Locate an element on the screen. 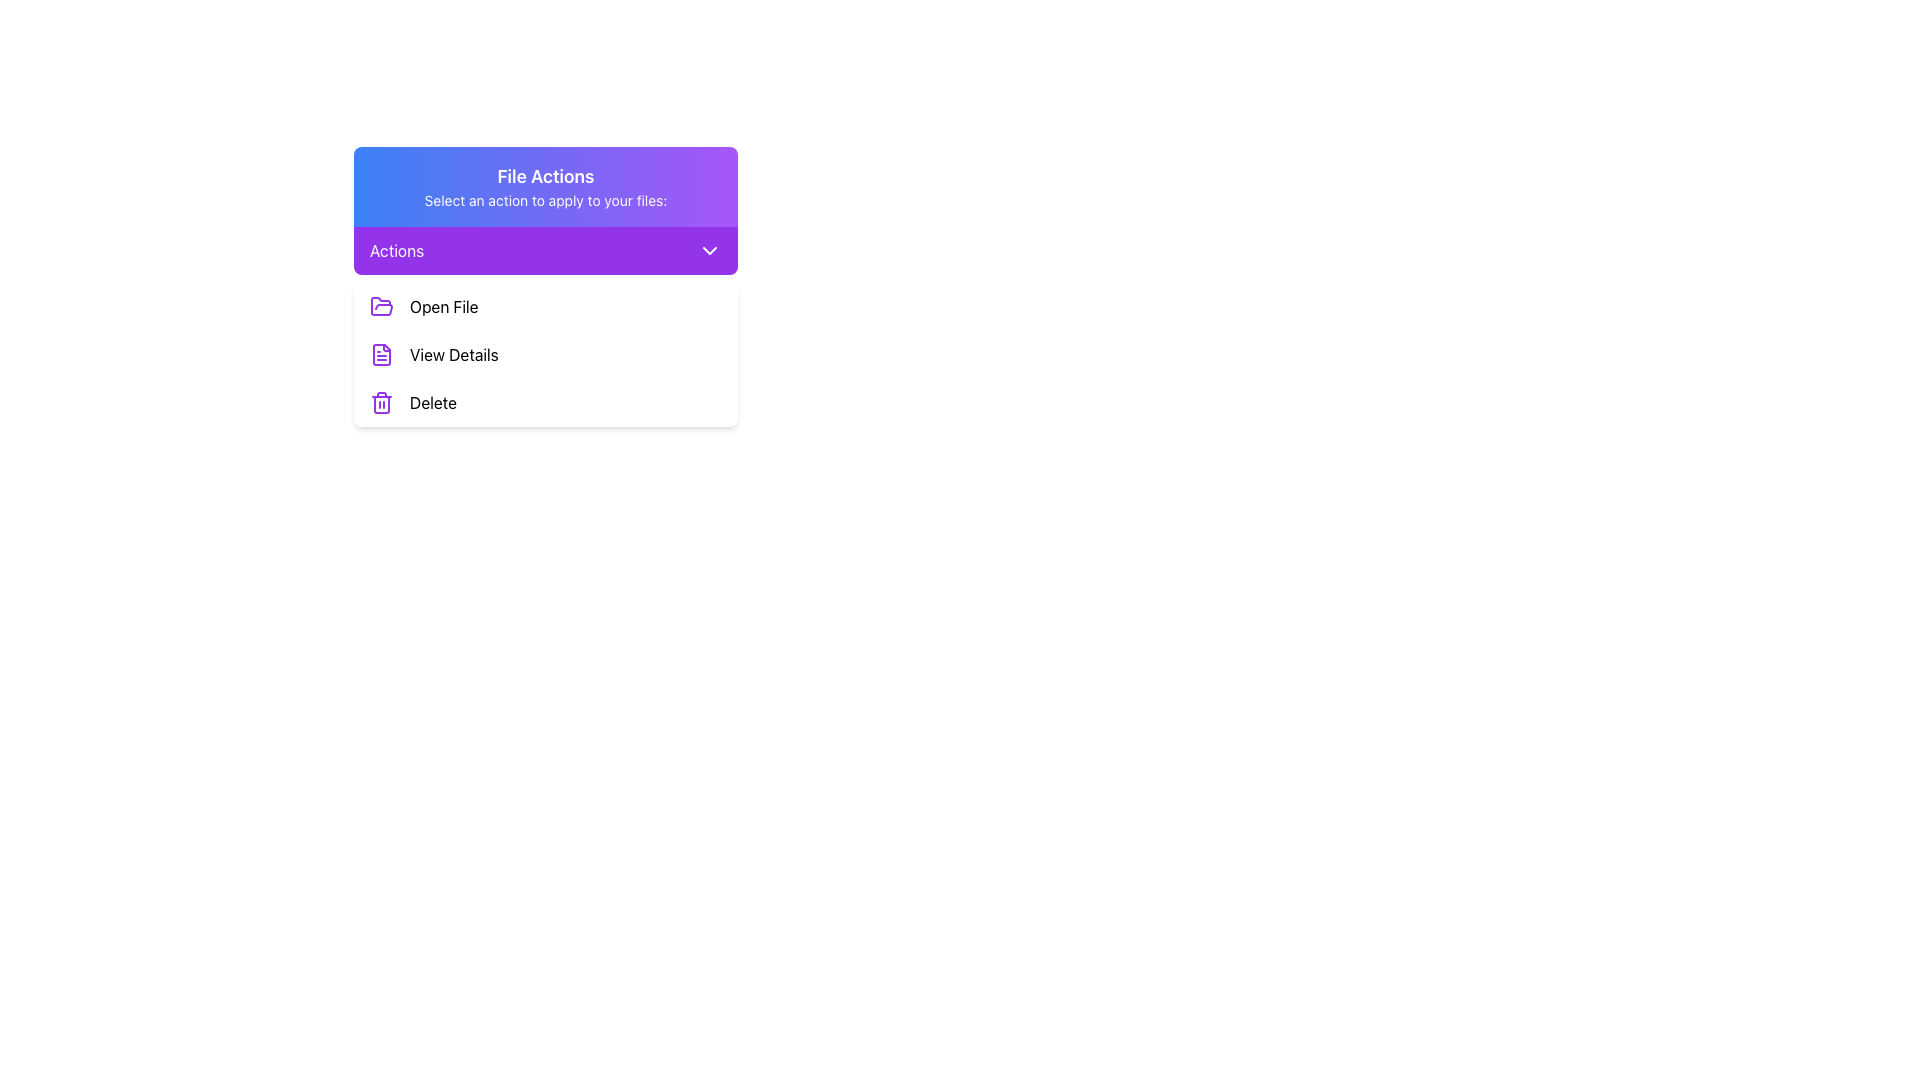  the 'Delete' icon located to the left of the 'Delete' option in the dropdown menu labeled 'Actions' for indirect interaction is located at coordinates (382, 402).